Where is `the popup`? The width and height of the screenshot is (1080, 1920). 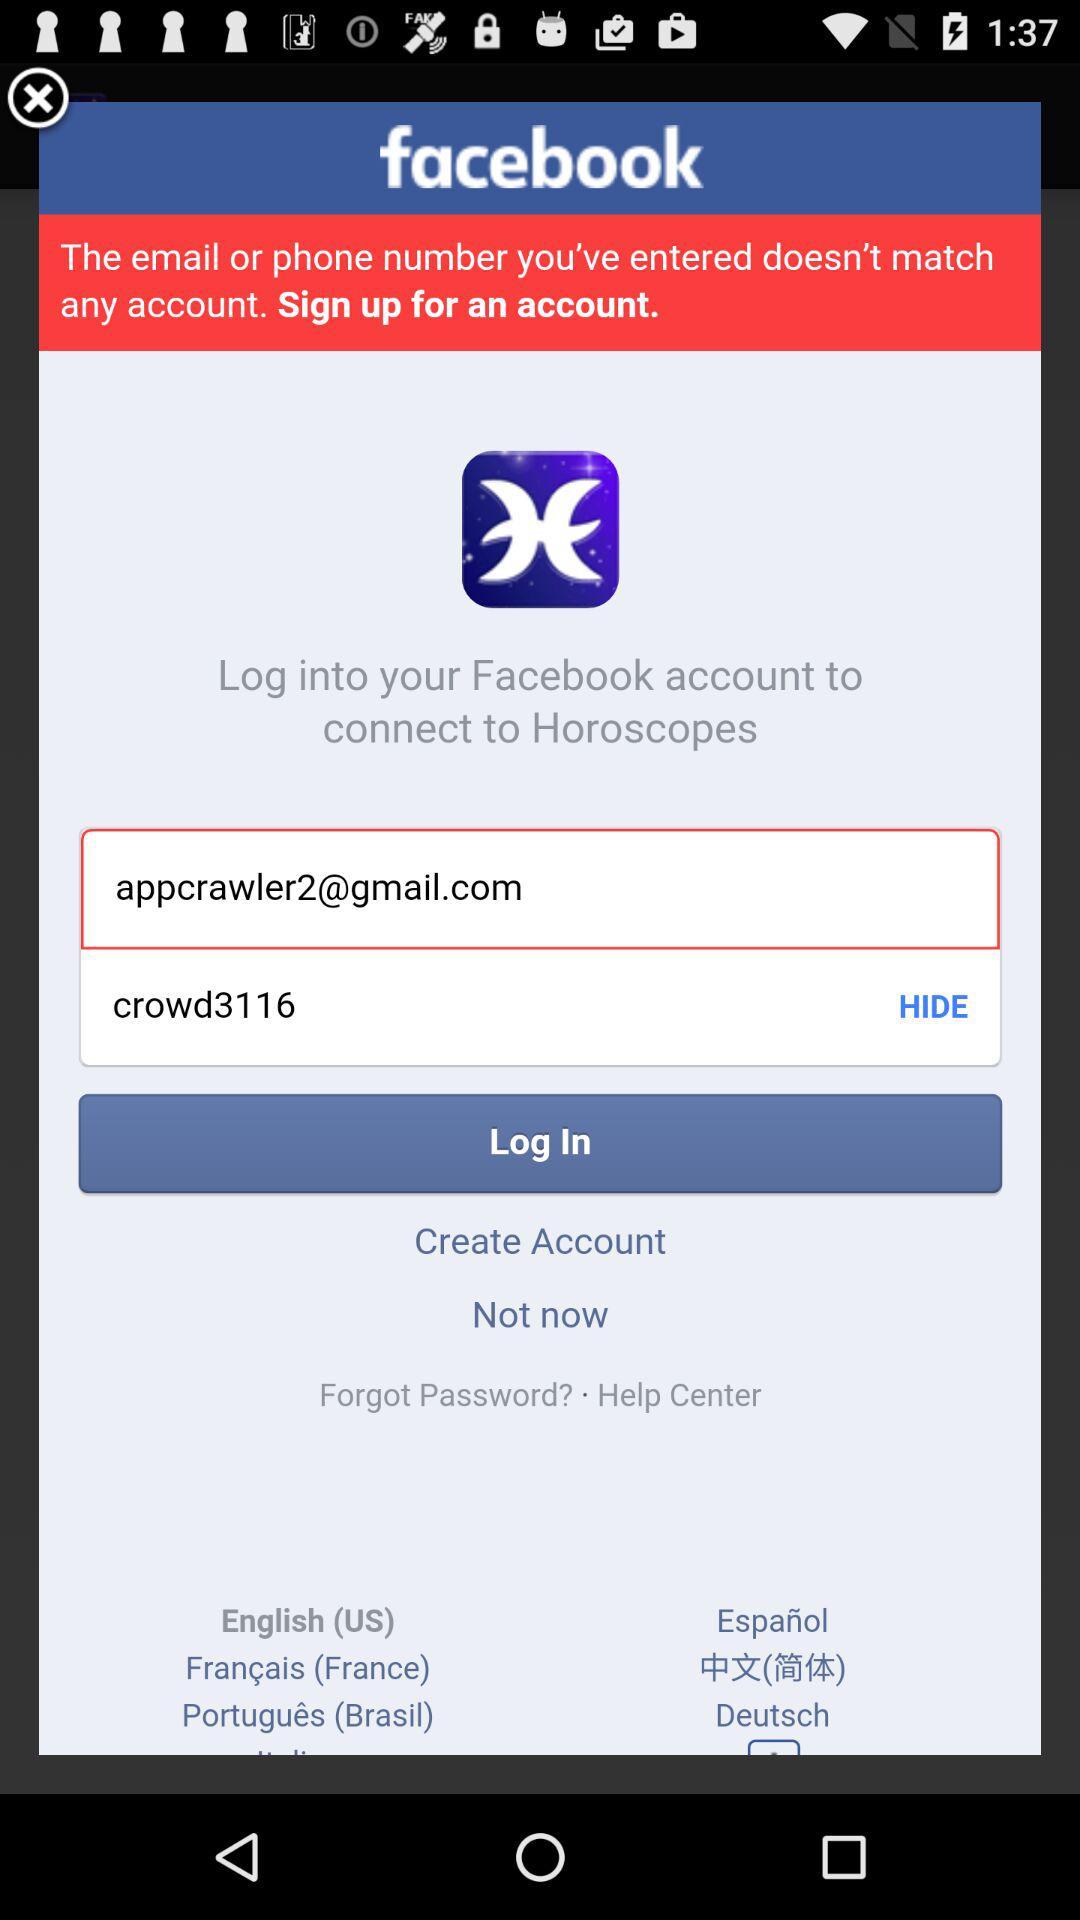
the popup is located at coordinates (38, 100).